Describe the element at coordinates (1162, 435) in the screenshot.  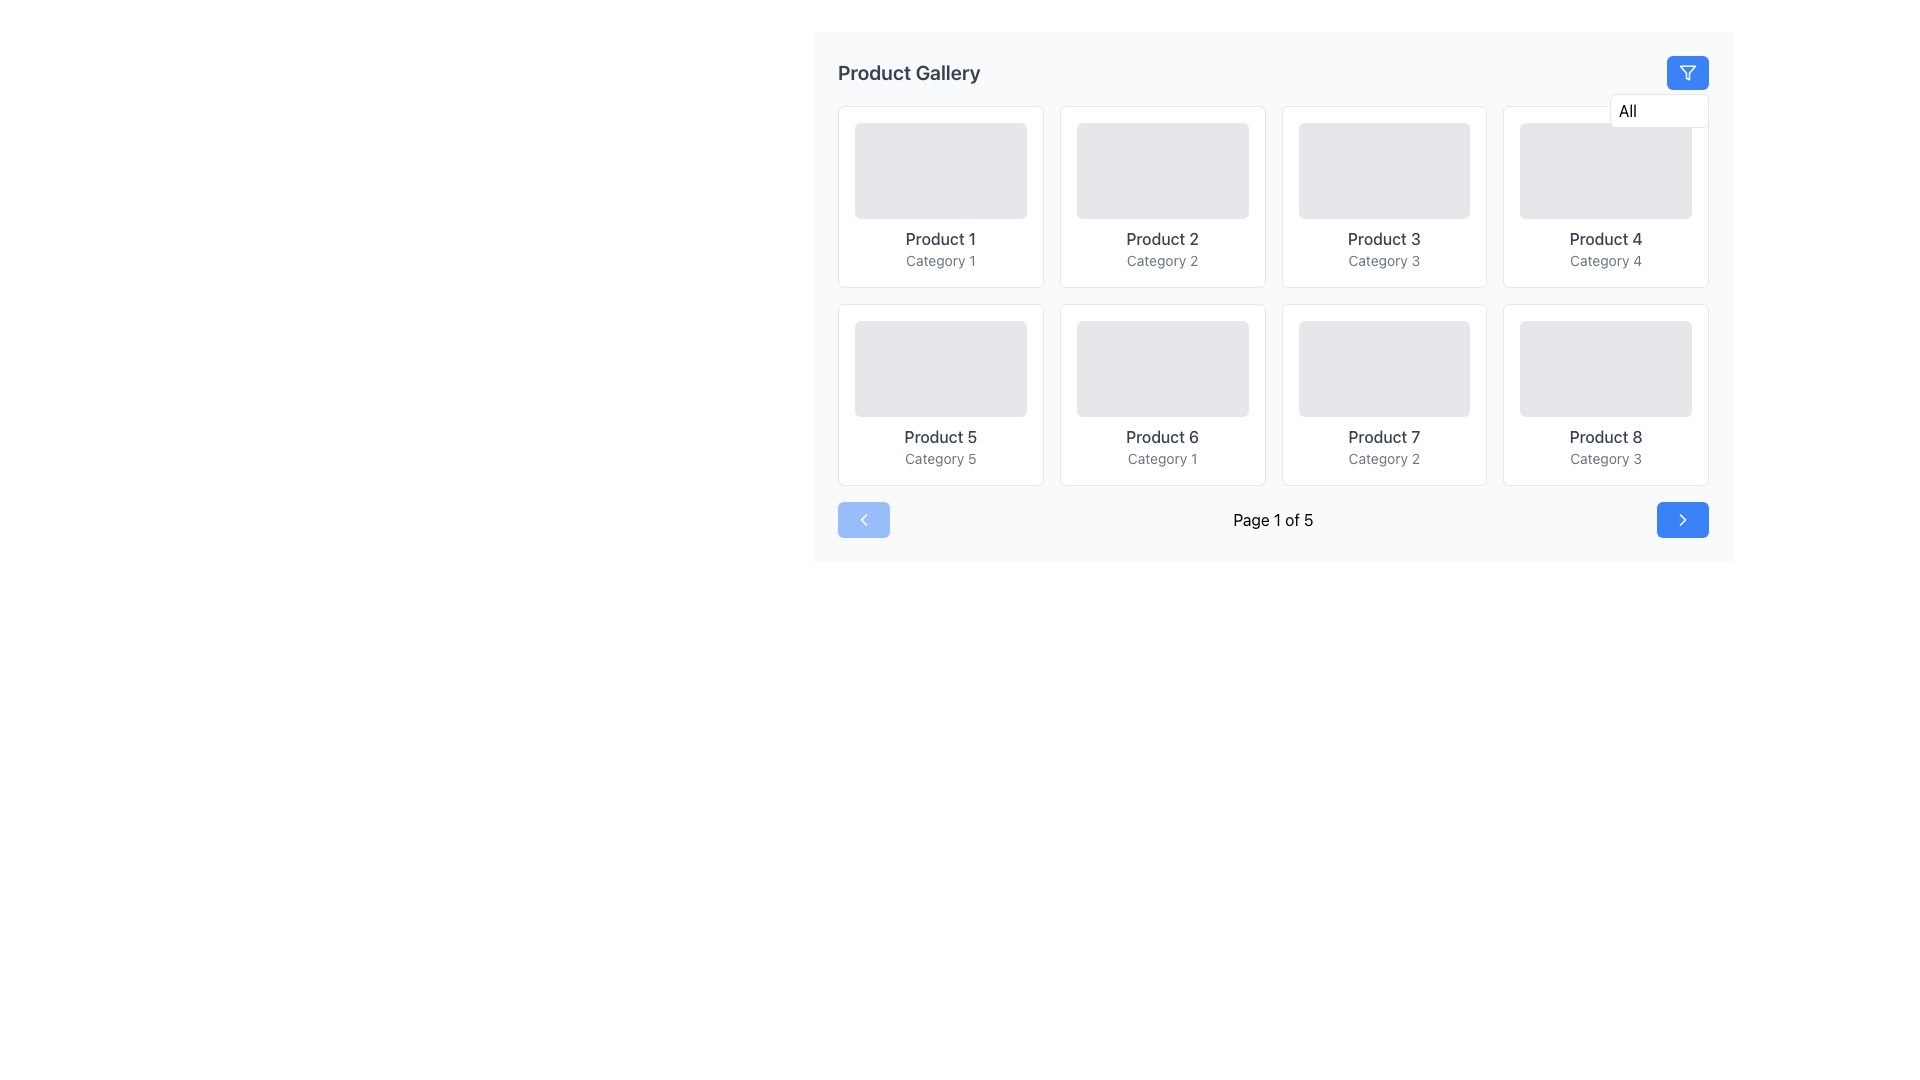
I see `the text label displaying 'Product 6', which is styled in gray and positioned between an empty gray box above and 'Category 1' below, located in the second row, third column of the grid layout` at that location.